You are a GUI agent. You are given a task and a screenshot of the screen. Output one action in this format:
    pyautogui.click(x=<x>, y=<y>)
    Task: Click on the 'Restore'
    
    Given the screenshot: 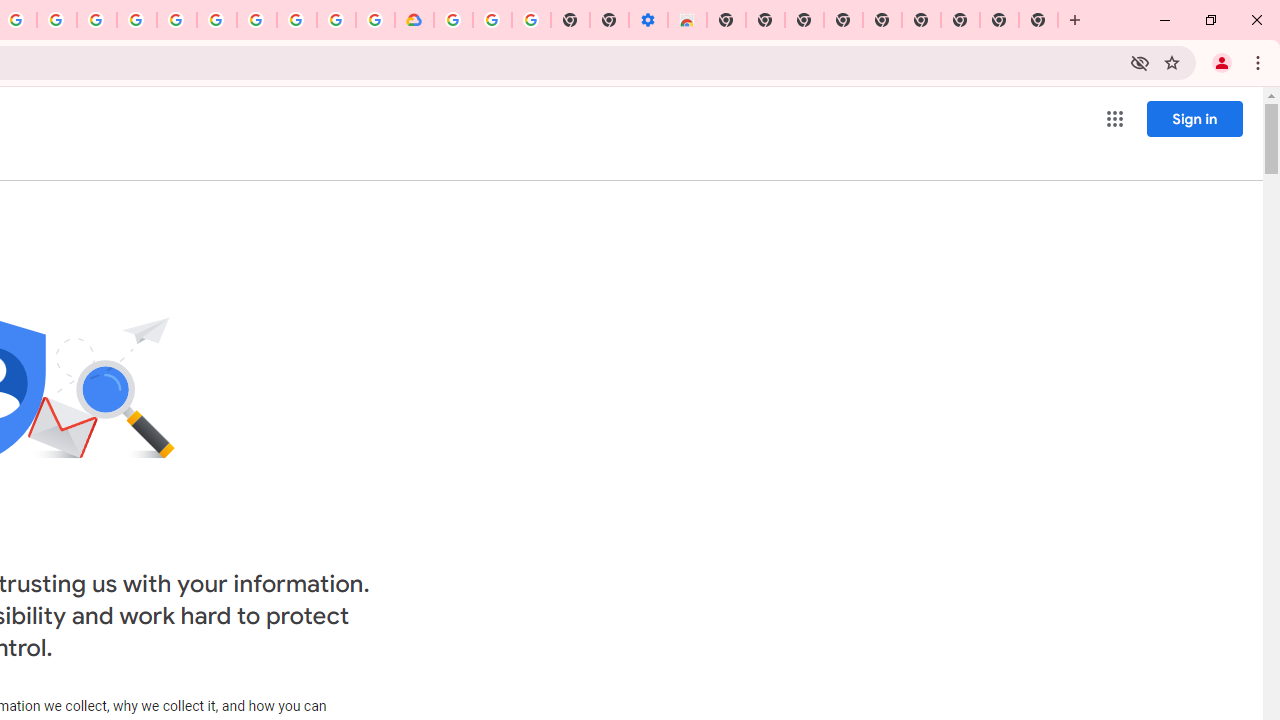 What is the action you would take?
    pyautogui.click(x=1209, y=20)
    